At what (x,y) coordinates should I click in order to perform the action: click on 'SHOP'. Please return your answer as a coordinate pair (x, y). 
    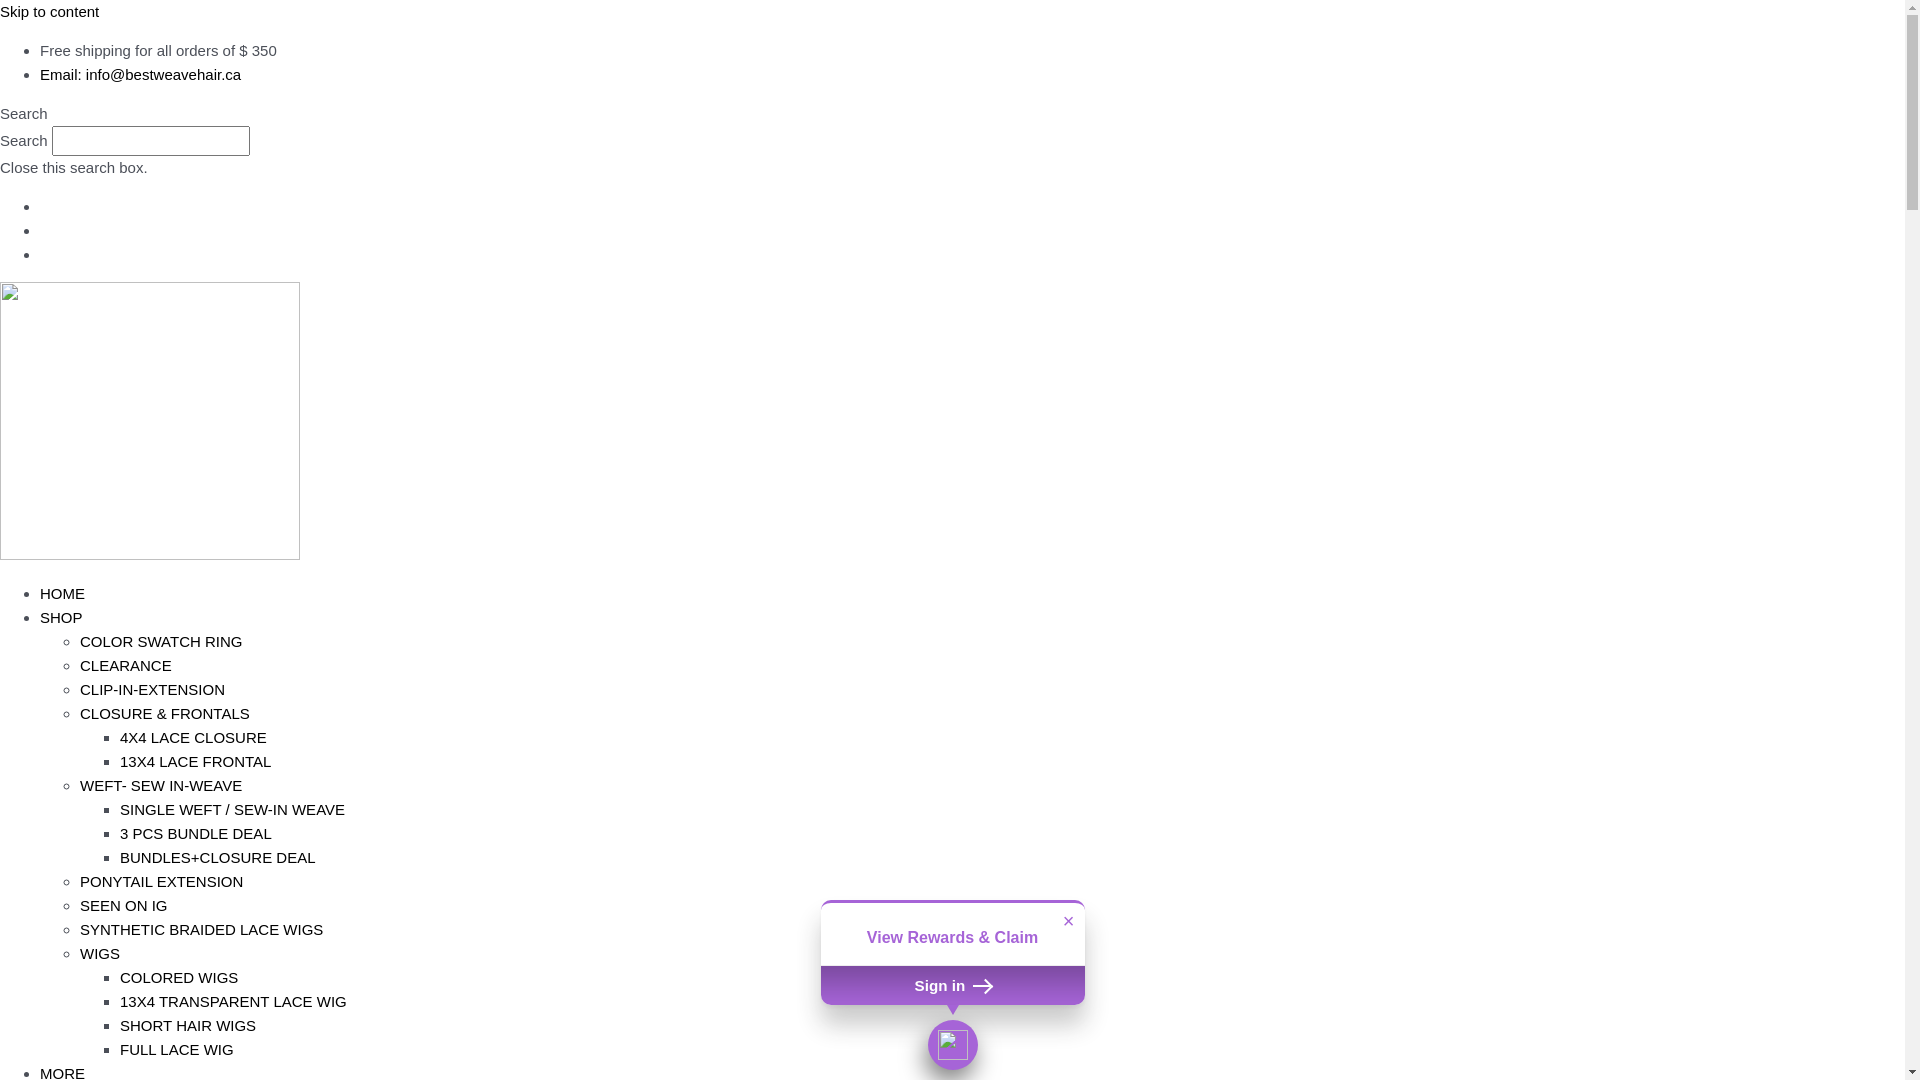
    Looking at the image, I should click on (61, 616).